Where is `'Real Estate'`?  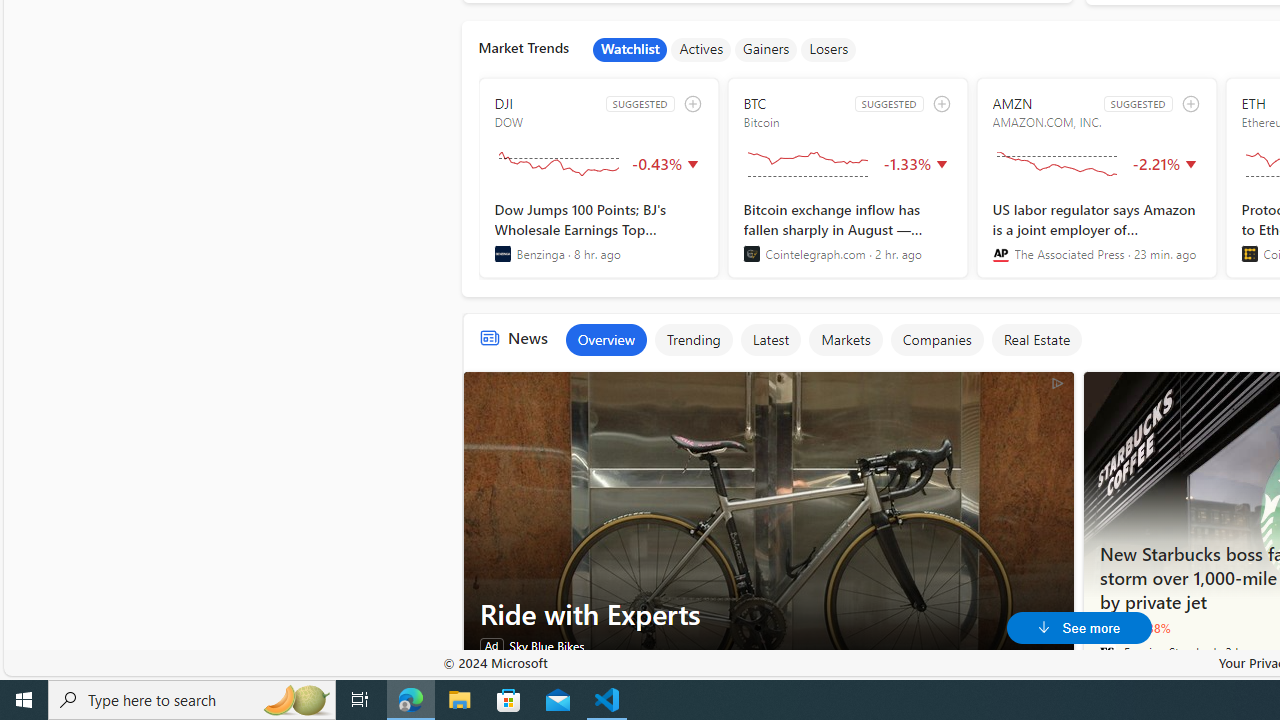 'Real Estate' is located at coordinates (1036, 338).